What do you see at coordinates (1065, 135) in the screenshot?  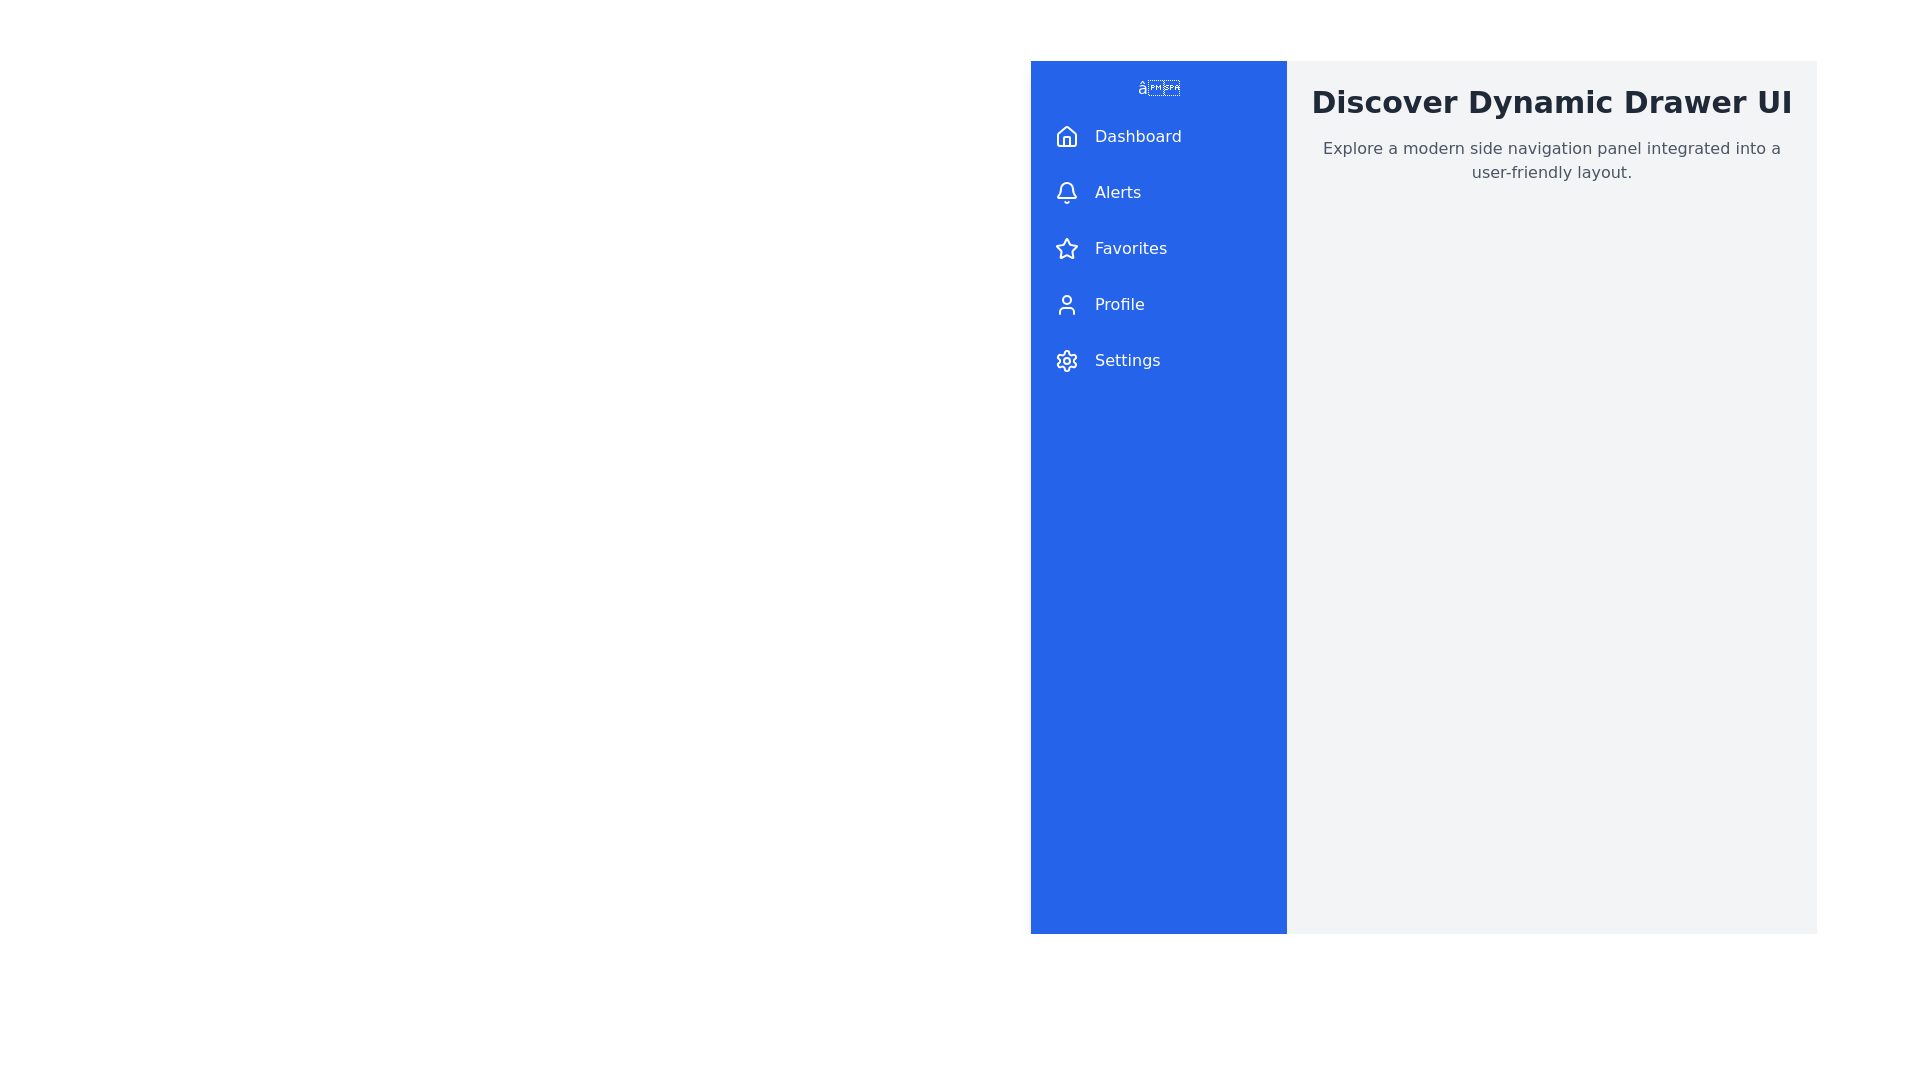 I see `the house-shaped icon located at the top of the blue vertical sidebar menu` at bounding box center [1065, 135].